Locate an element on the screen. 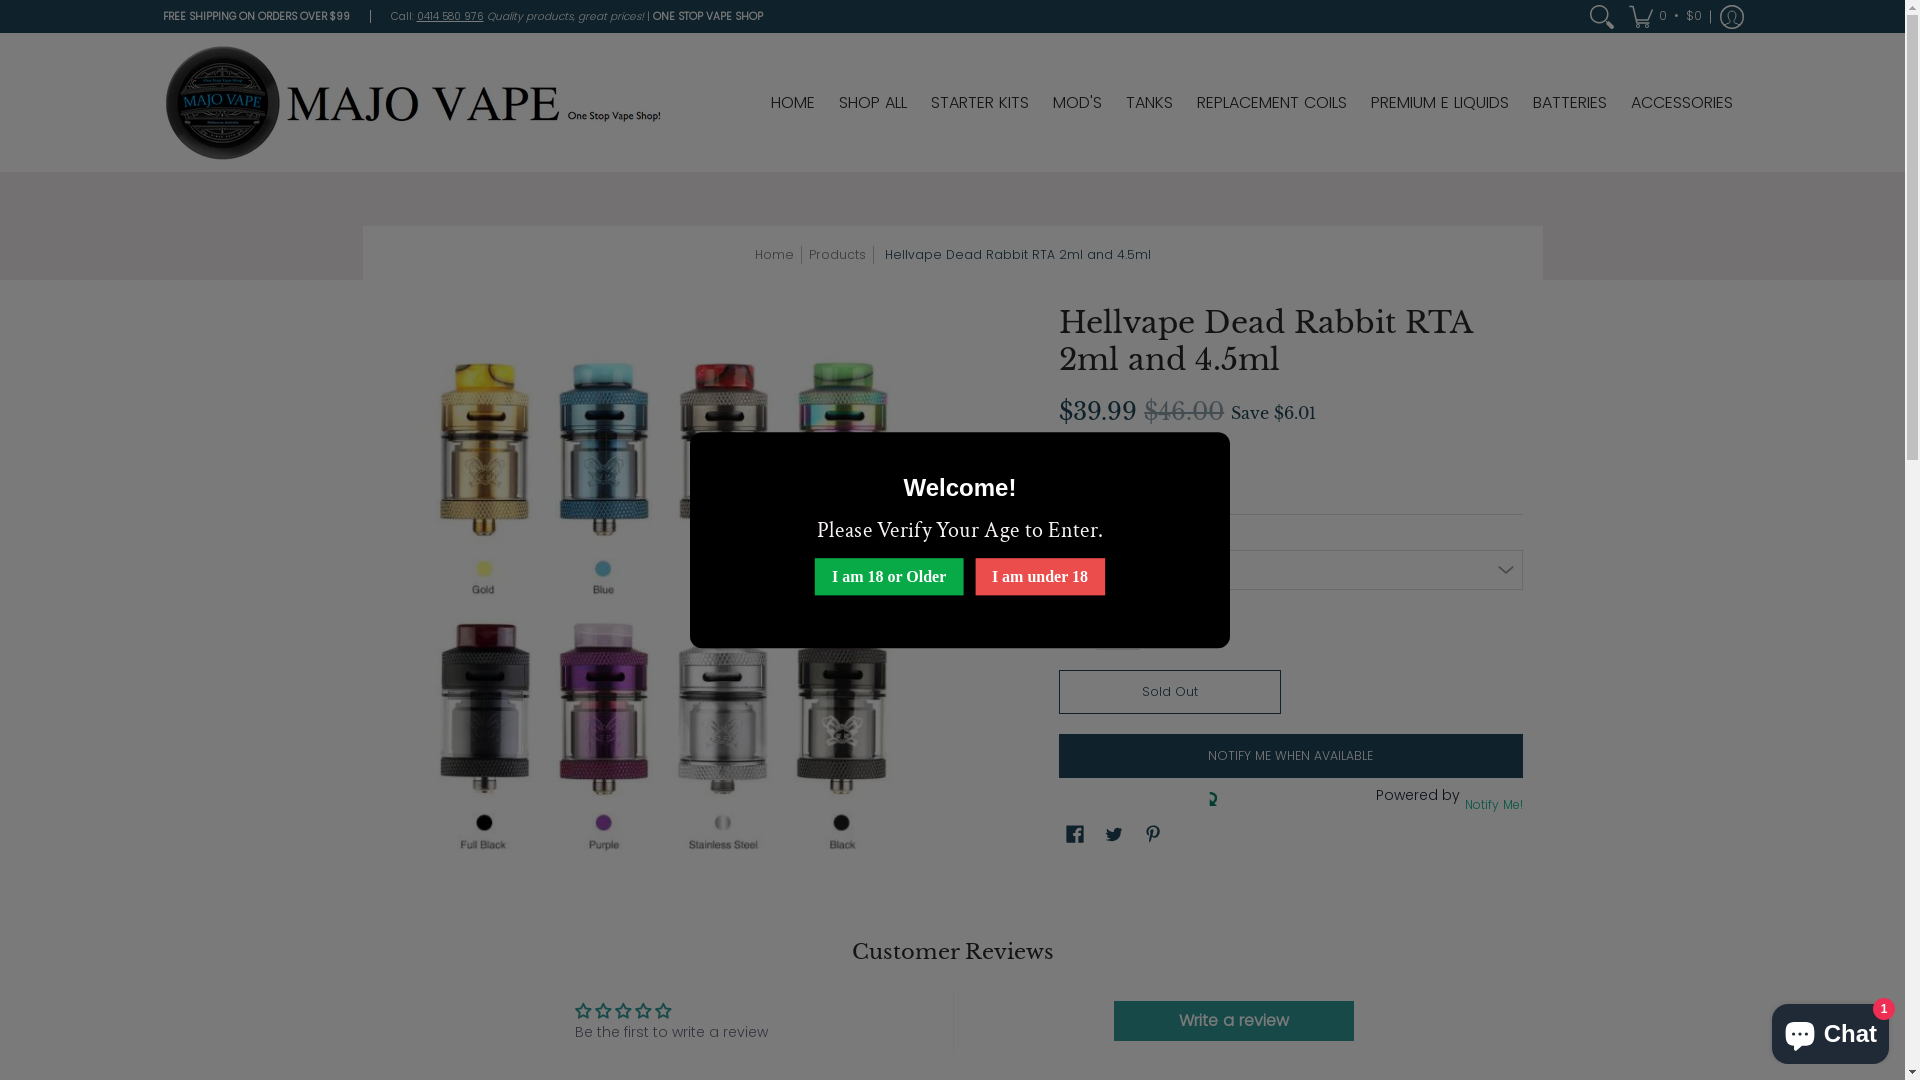 This screenshot has width=1920, height=1080. 'TANKS' is located at coordinates (1149, 102).